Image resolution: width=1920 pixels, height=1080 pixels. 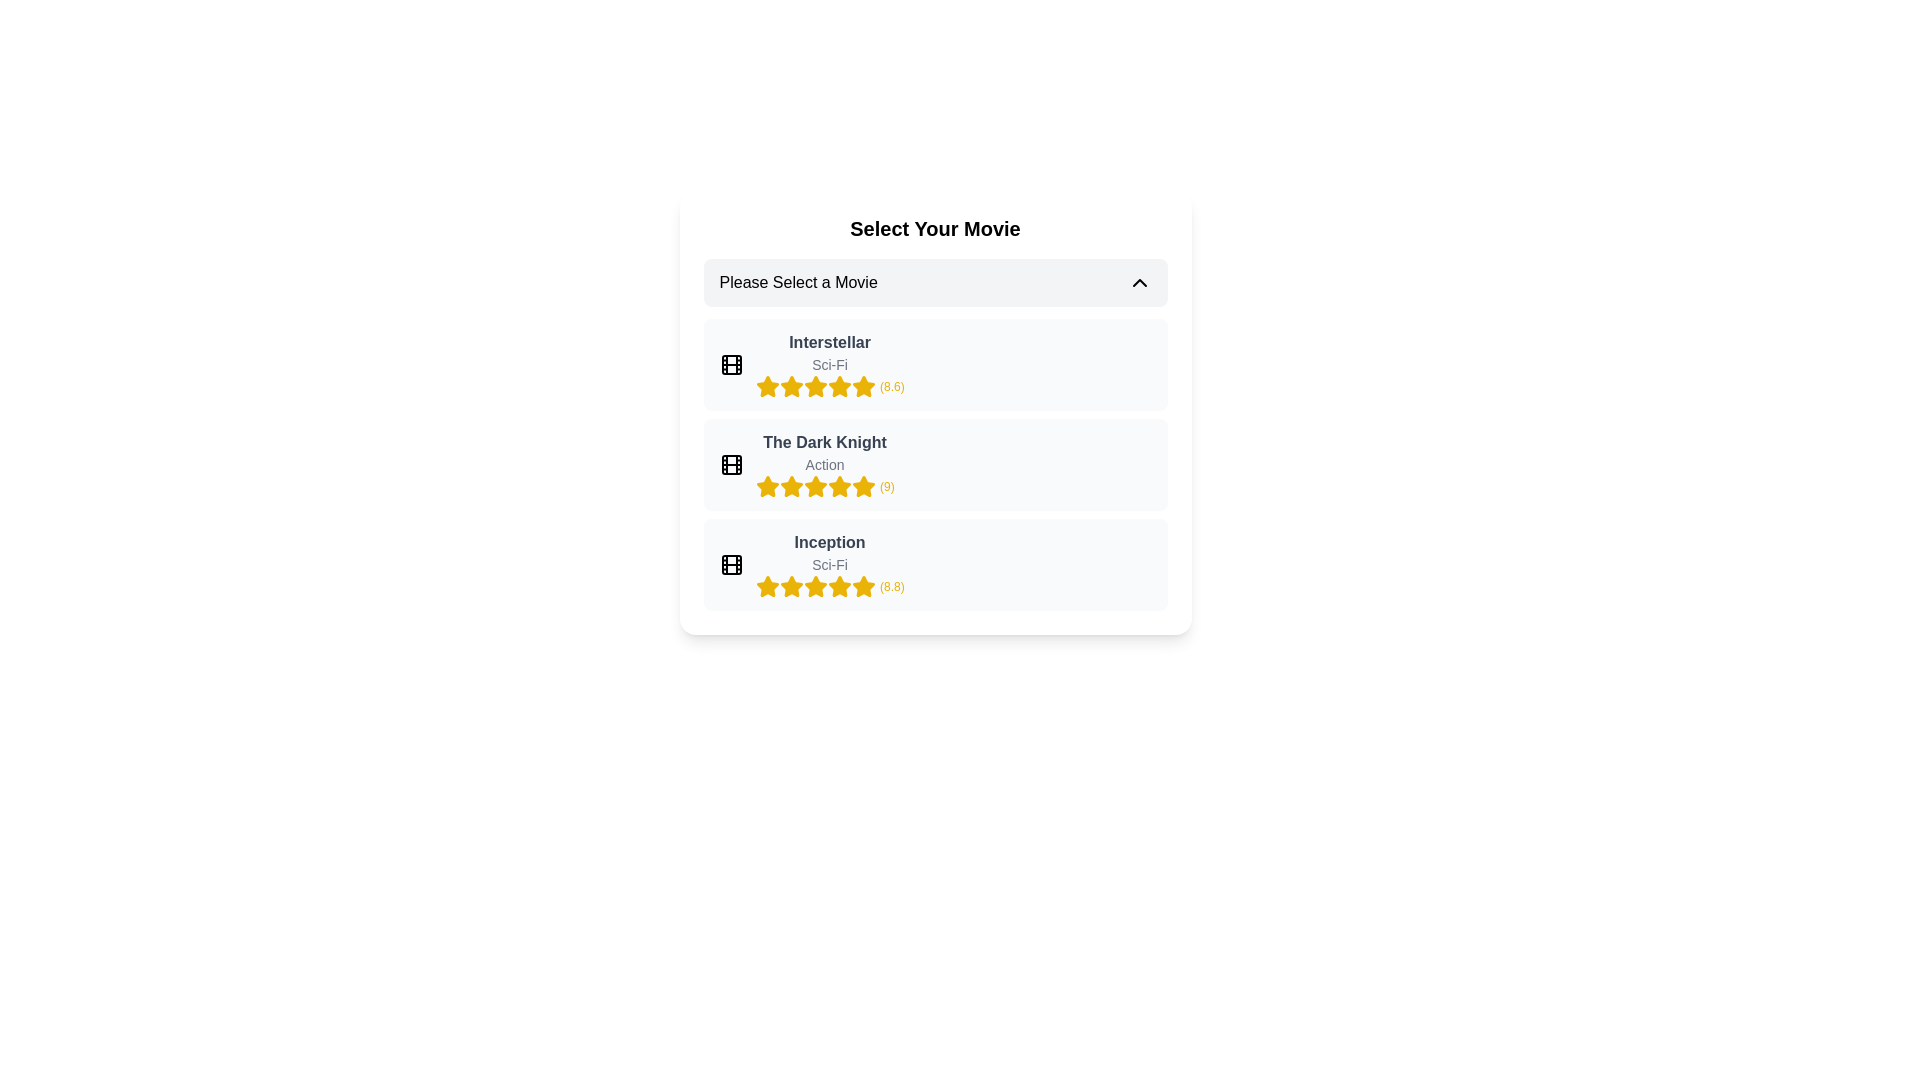 I want to click on the movie icon for 'Interstellar' located at the top left corner of its list item, so click(x=730, y=365).